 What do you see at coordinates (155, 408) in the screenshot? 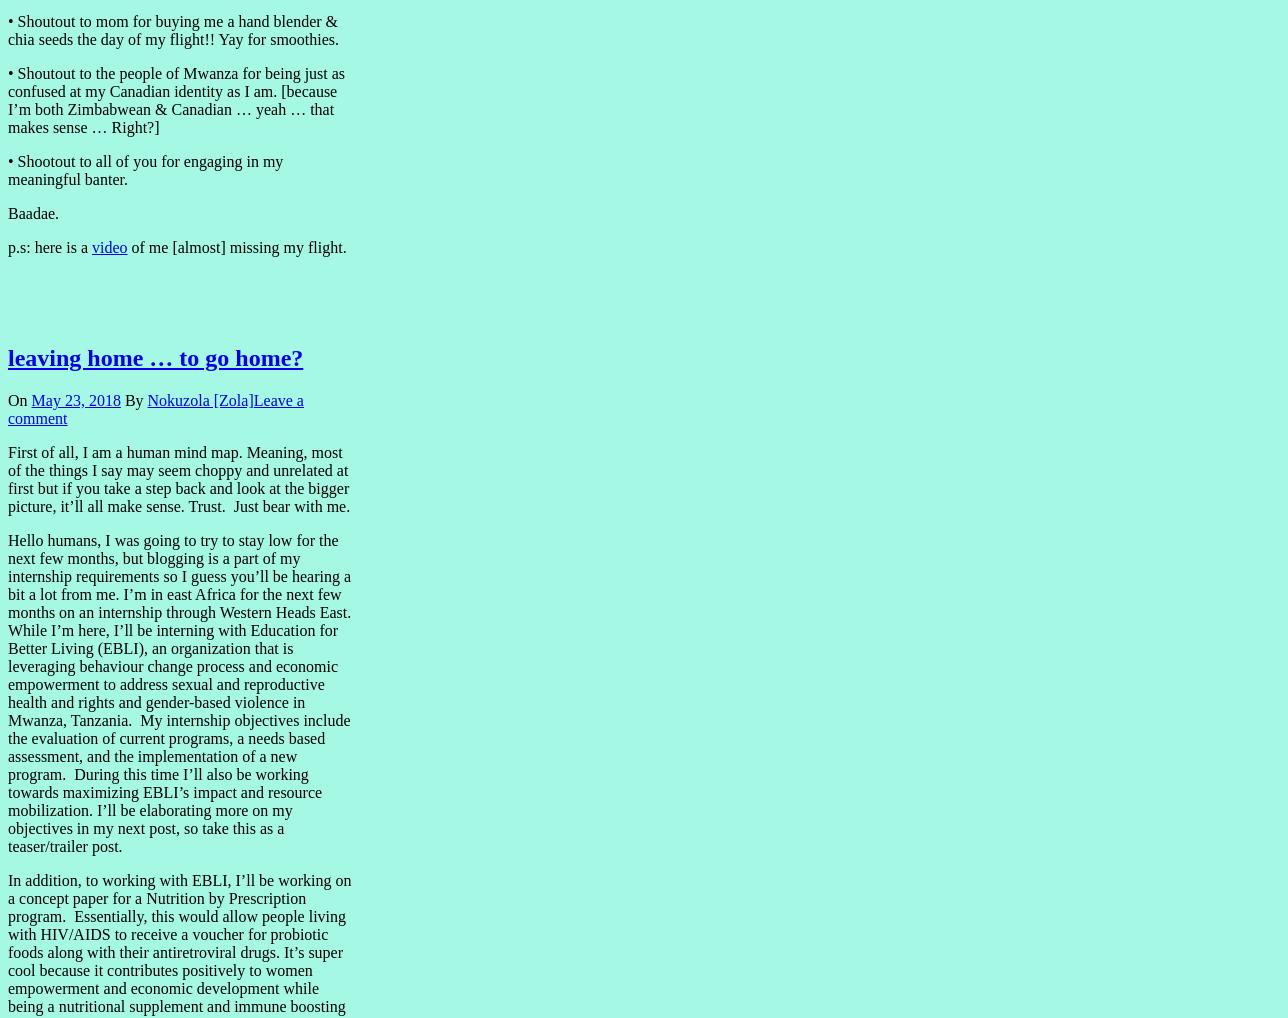
I see `'Leave a comment'` at bounding box center [155, 408].